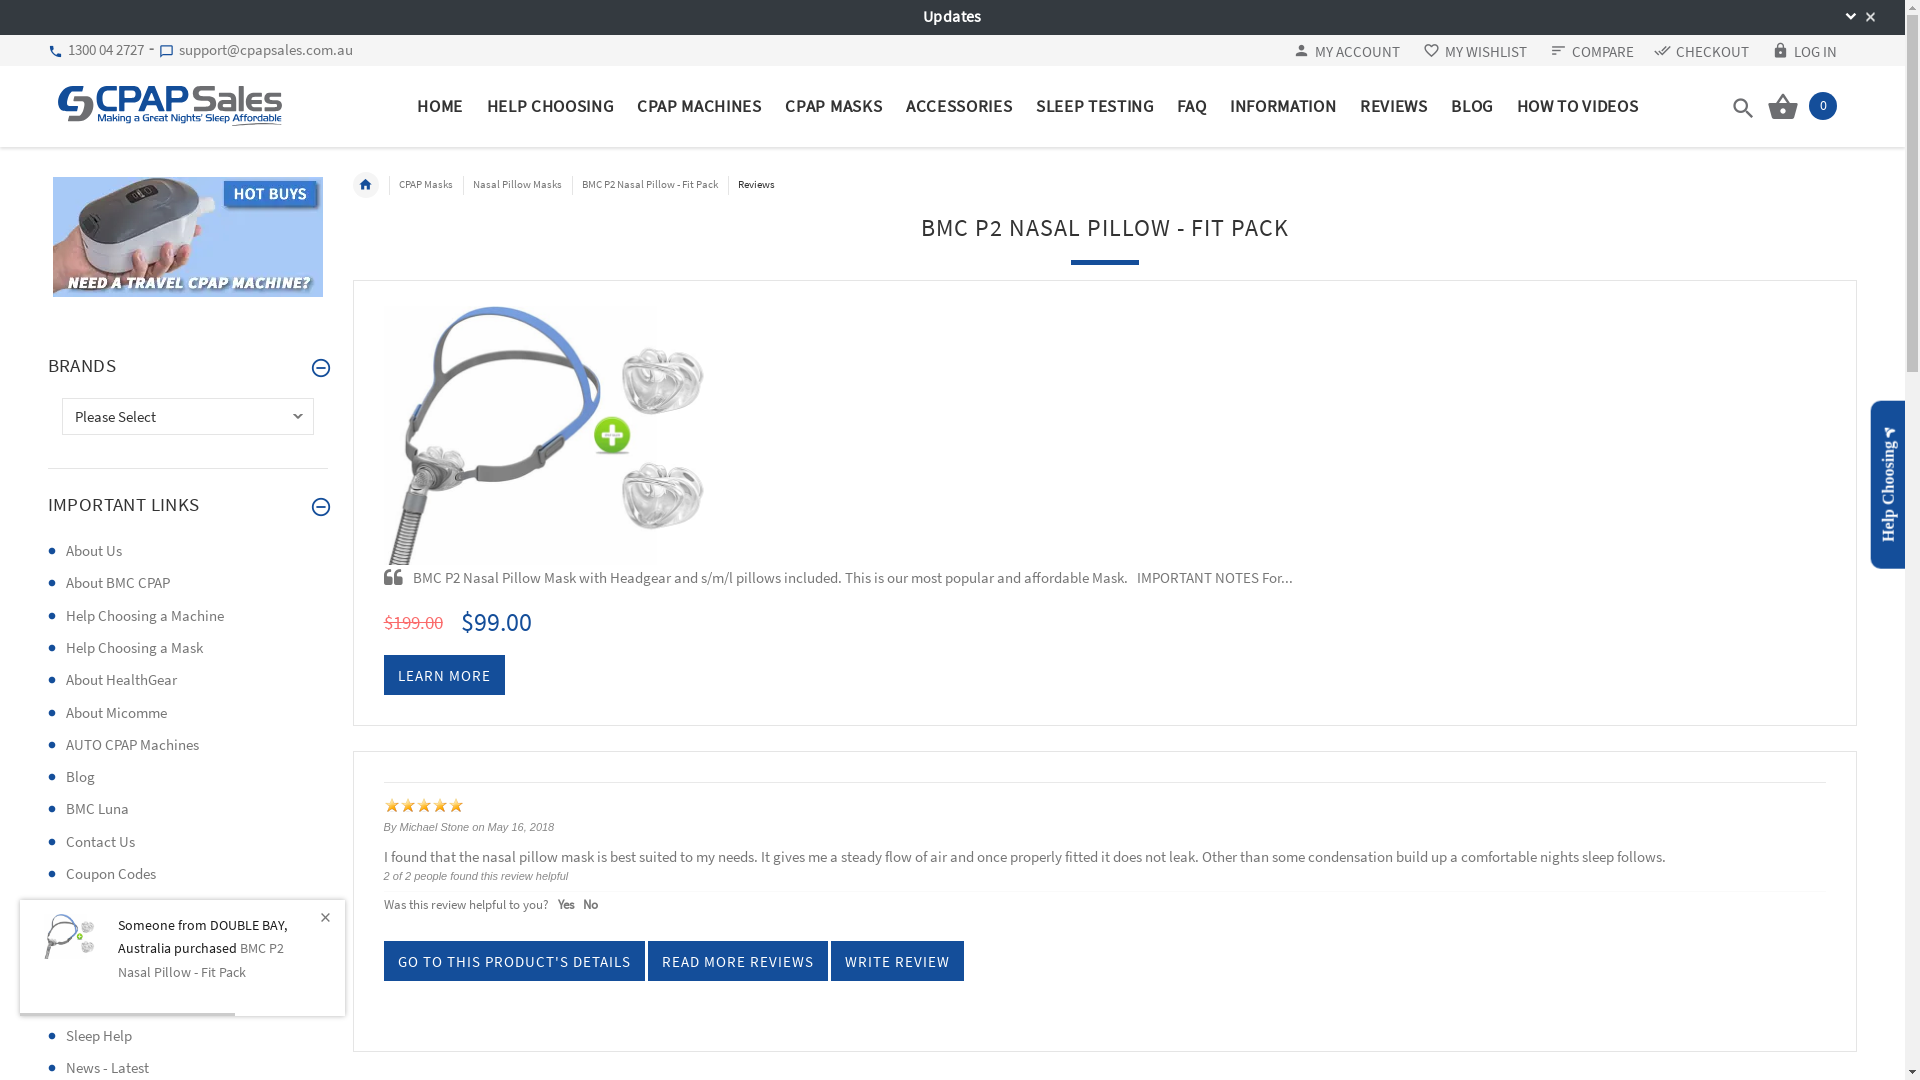  Describe the element at coordinates (98, 1035) in the screenshot. I see `'Sleep Help'` at that location.